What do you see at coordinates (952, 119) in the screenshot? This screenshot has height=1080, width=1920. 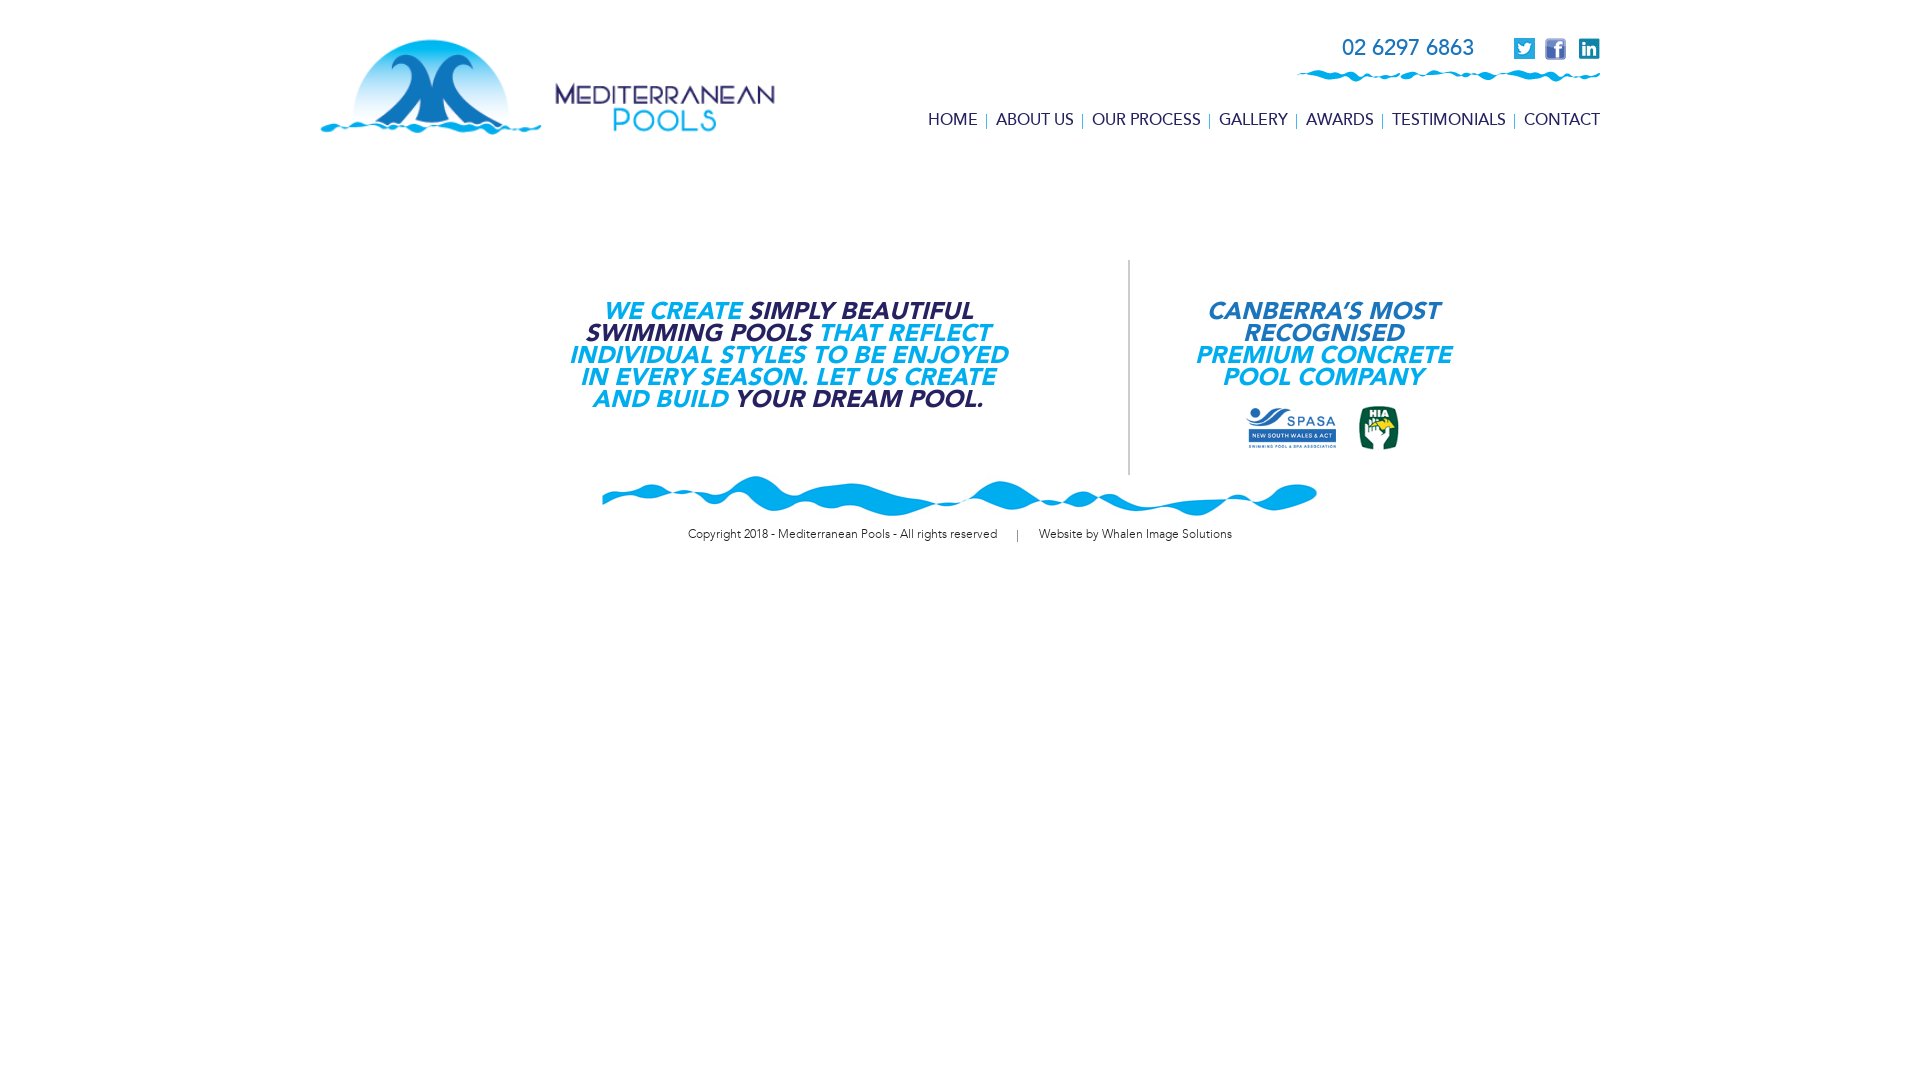 I see `'HOME'` at bounding box center [952, 119].